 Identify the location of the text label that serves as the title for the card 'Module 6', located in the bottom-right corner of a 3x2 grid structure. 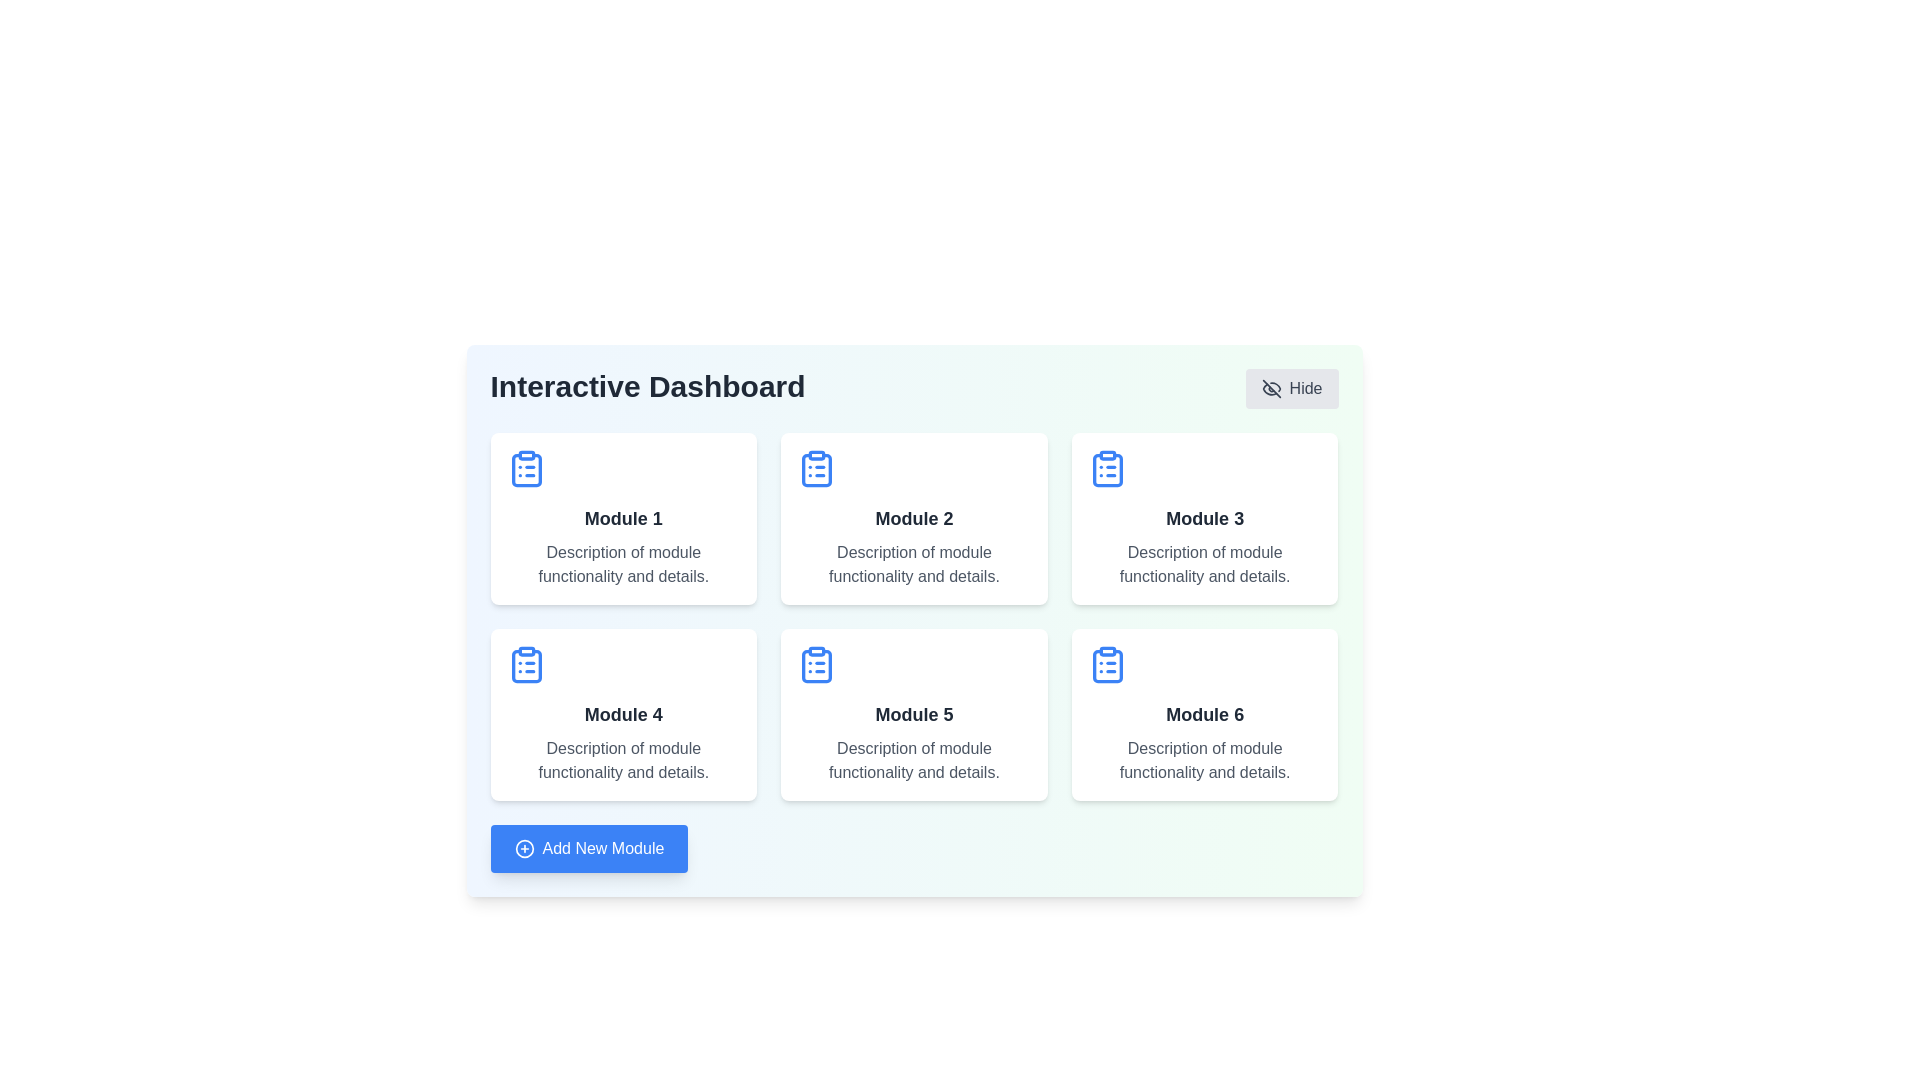
(1204, 713).